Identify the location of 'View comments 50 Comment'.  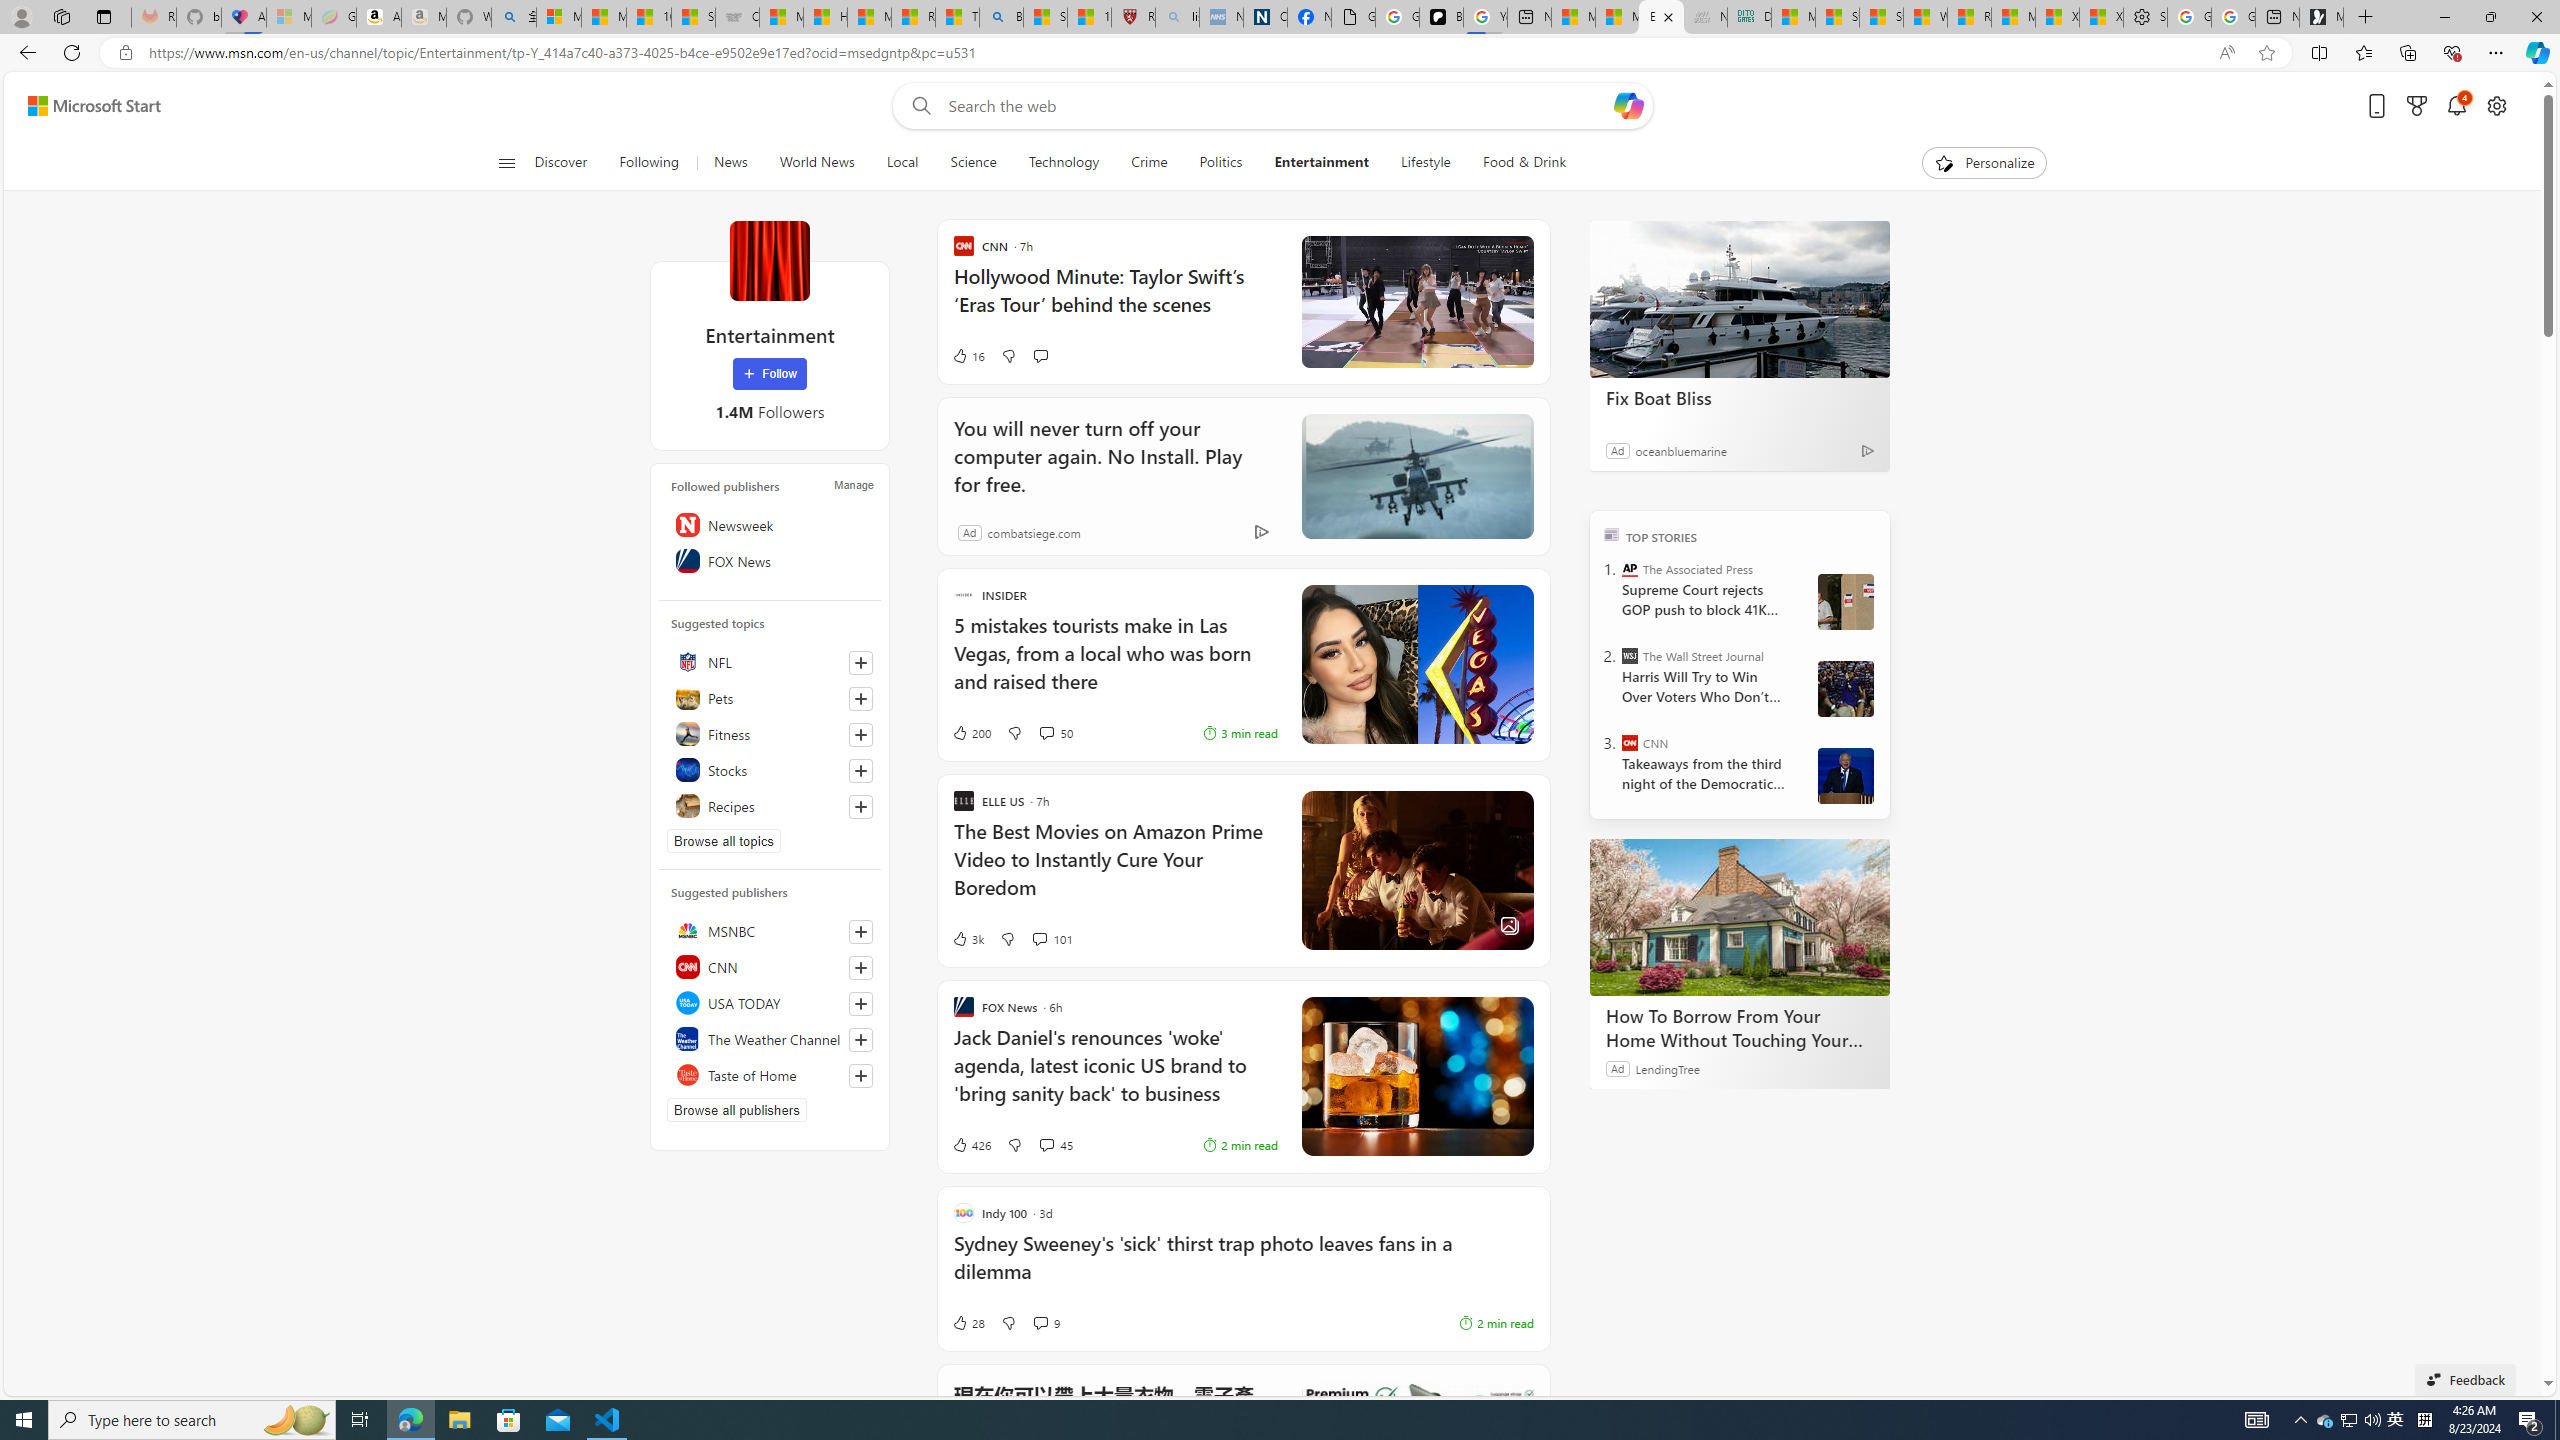
(1053, 731).